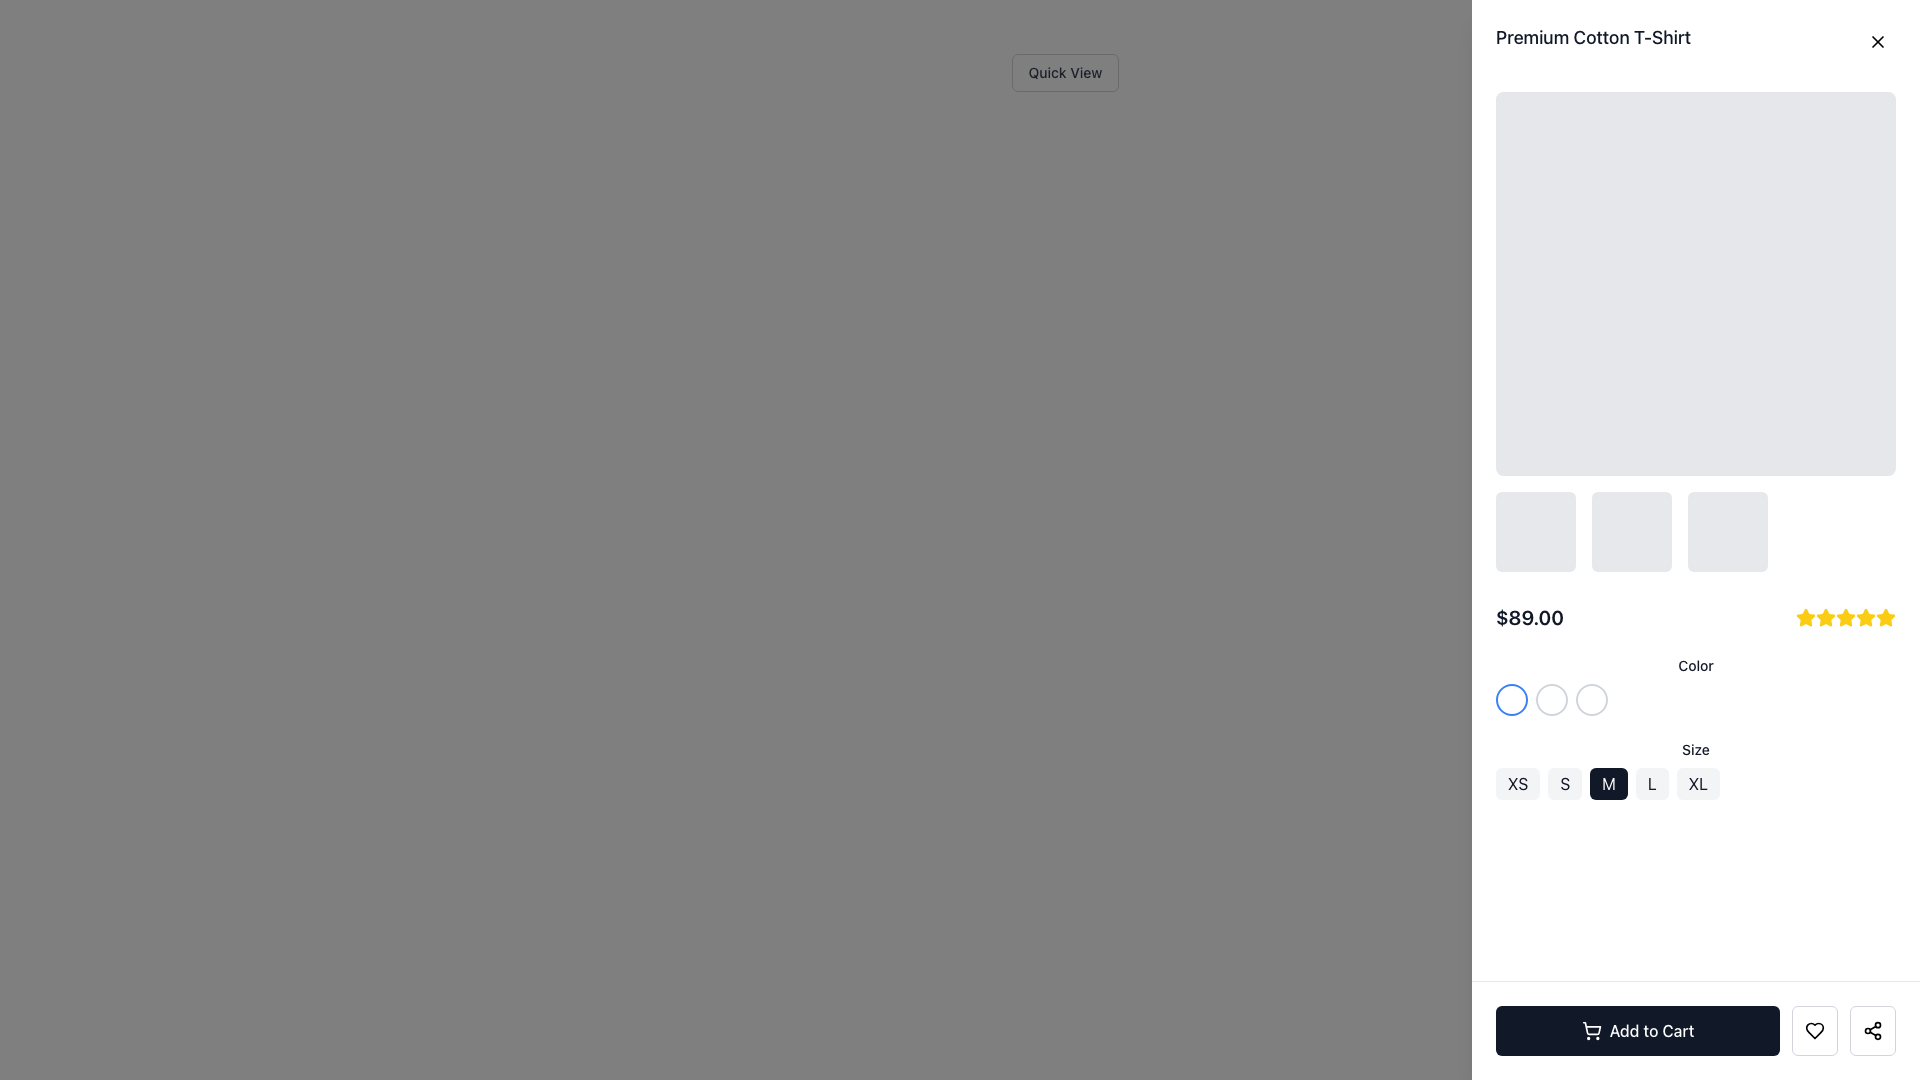  I want to click on the fifth yellow star icon used for indicating ratings to note the rating it represents, so click(1865, 616).